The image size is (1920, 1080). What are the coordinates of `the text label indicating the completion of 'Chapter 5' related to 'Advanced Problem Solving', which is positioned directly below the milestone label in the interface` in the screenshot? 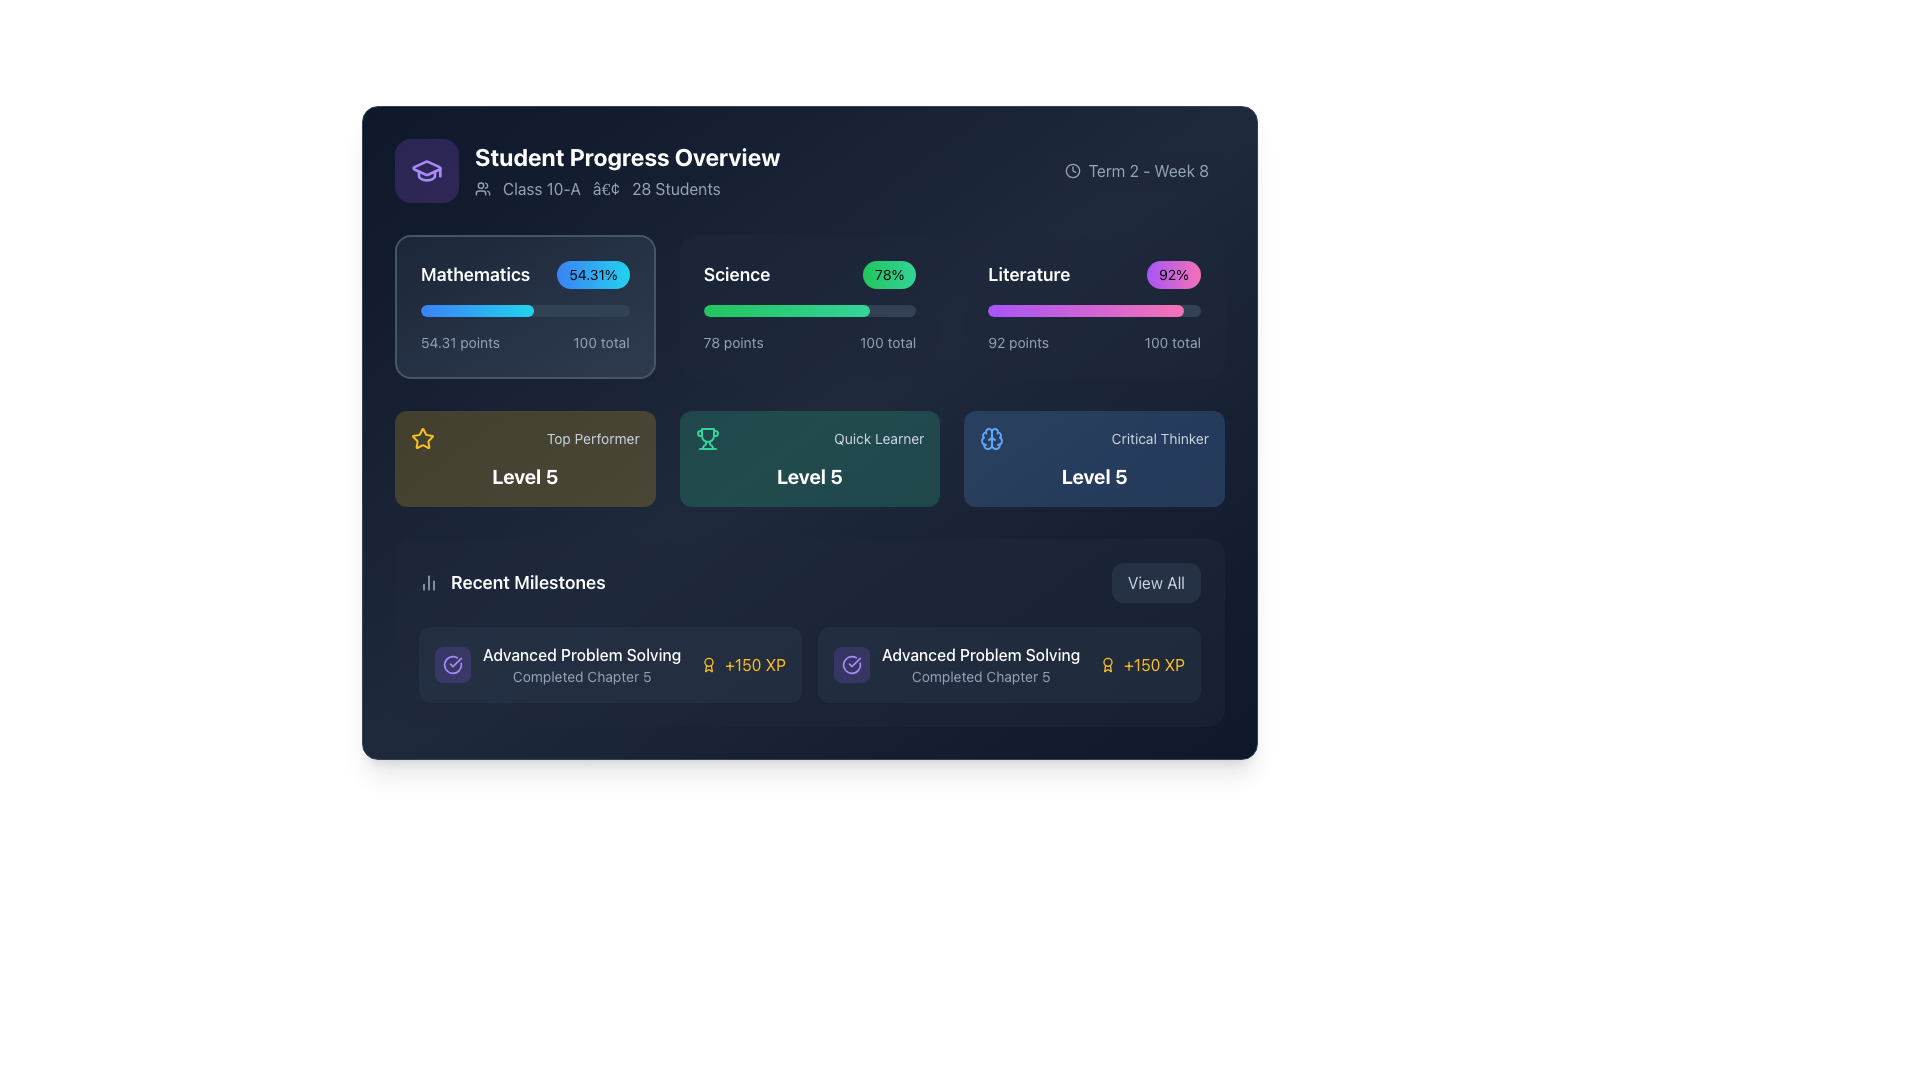 It's located at (581, 676).